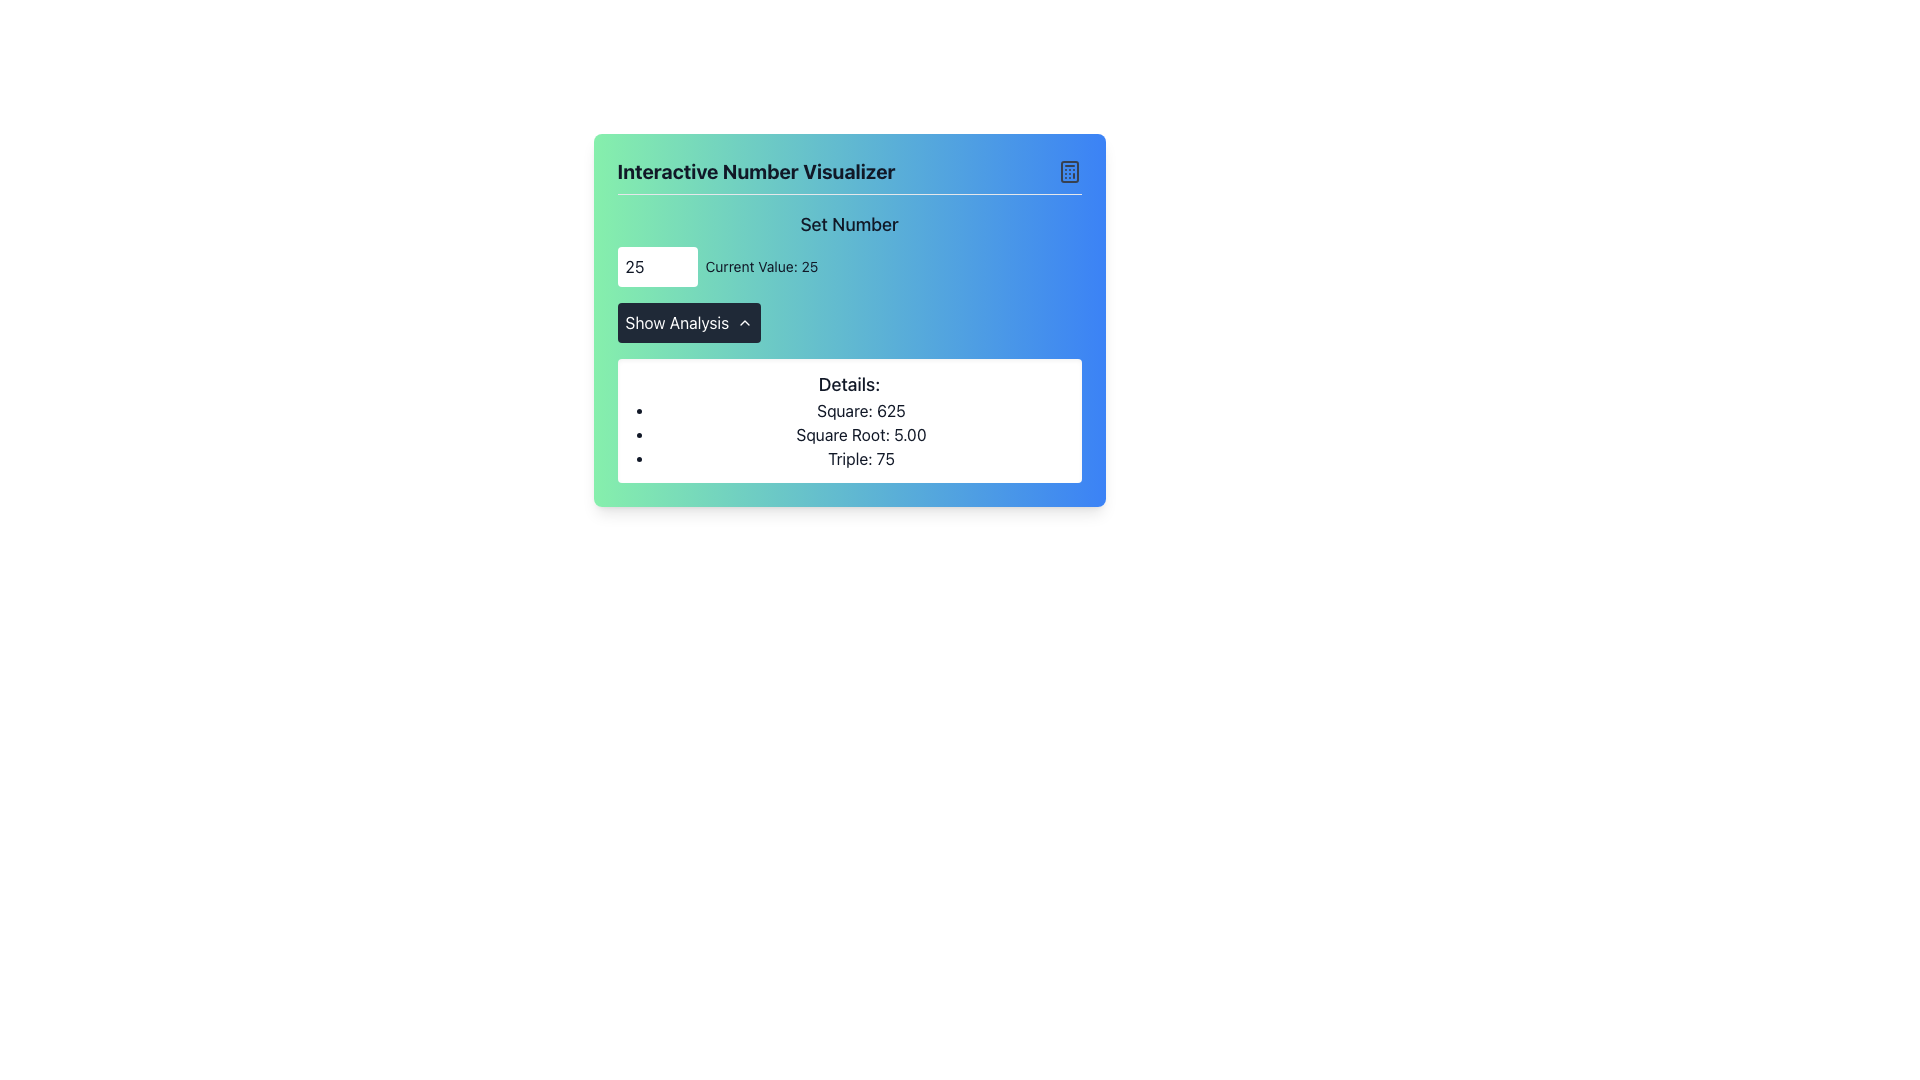 The width and height of the screenshot is (1920, 1080). I want to click on the numerical input field displaying the value '25', which is styled with rounded corners and bordered in light gray, so click(657, 265).